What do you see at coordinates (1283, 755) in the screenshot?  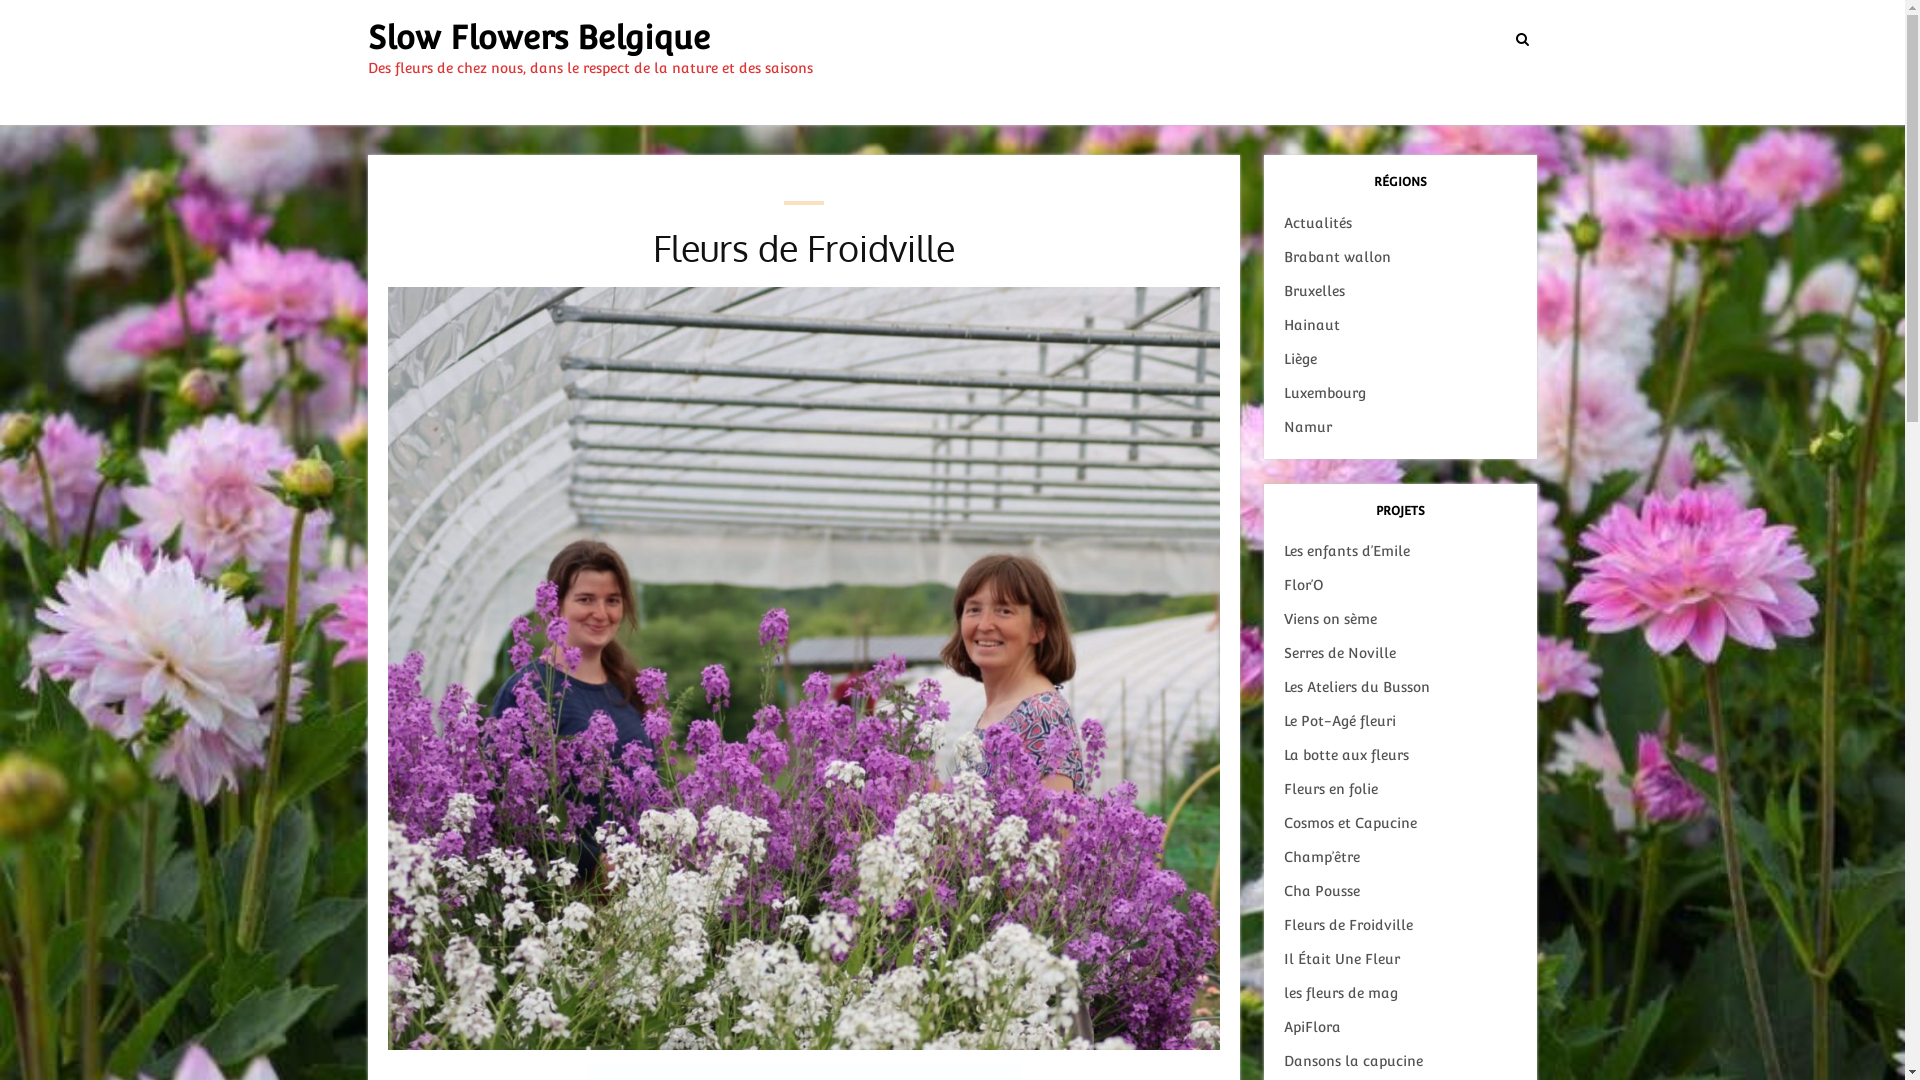 I see `'La botte aux fleurs'` at bounding box center [1283, 755].